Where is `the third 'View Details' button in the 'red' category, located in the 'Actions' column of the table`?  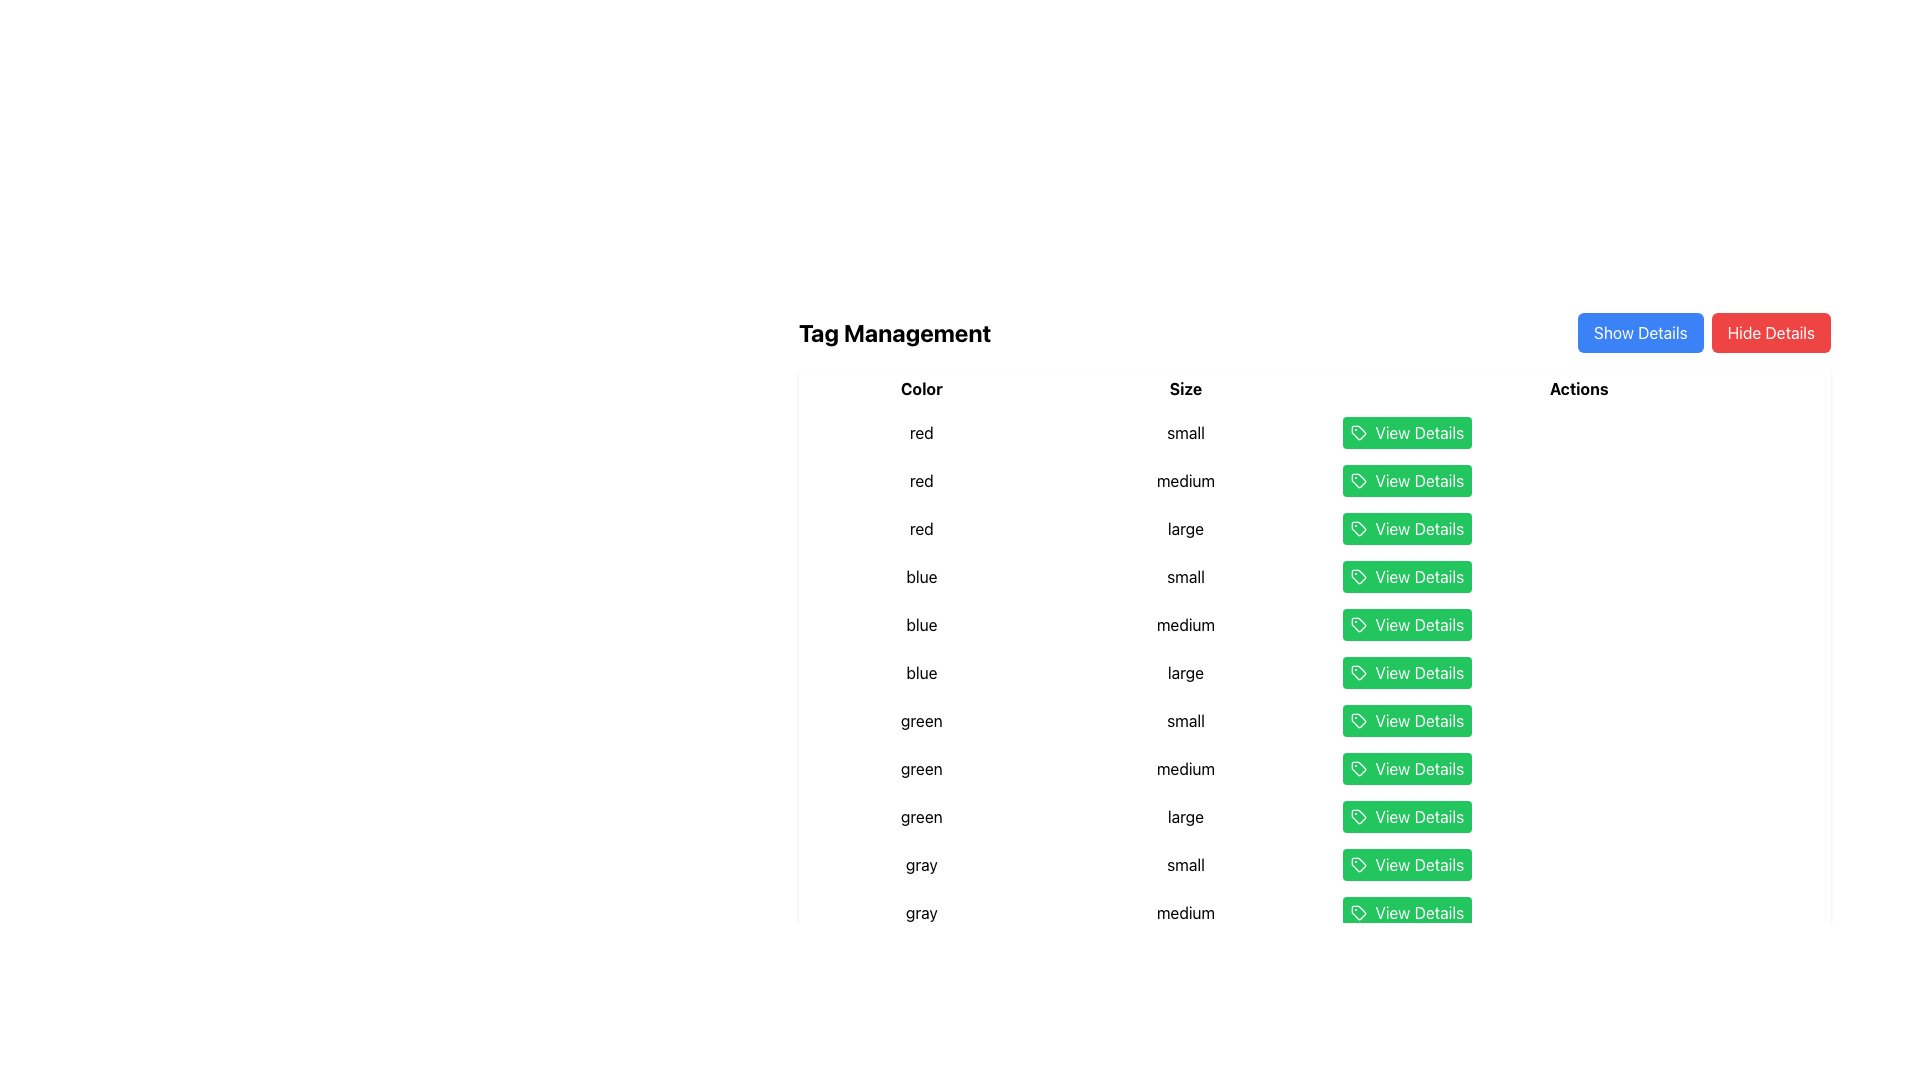 the third 'View Details' button in the 'red' category, located in the 'Actions' column of the table is located at coordinates (1406, 527).